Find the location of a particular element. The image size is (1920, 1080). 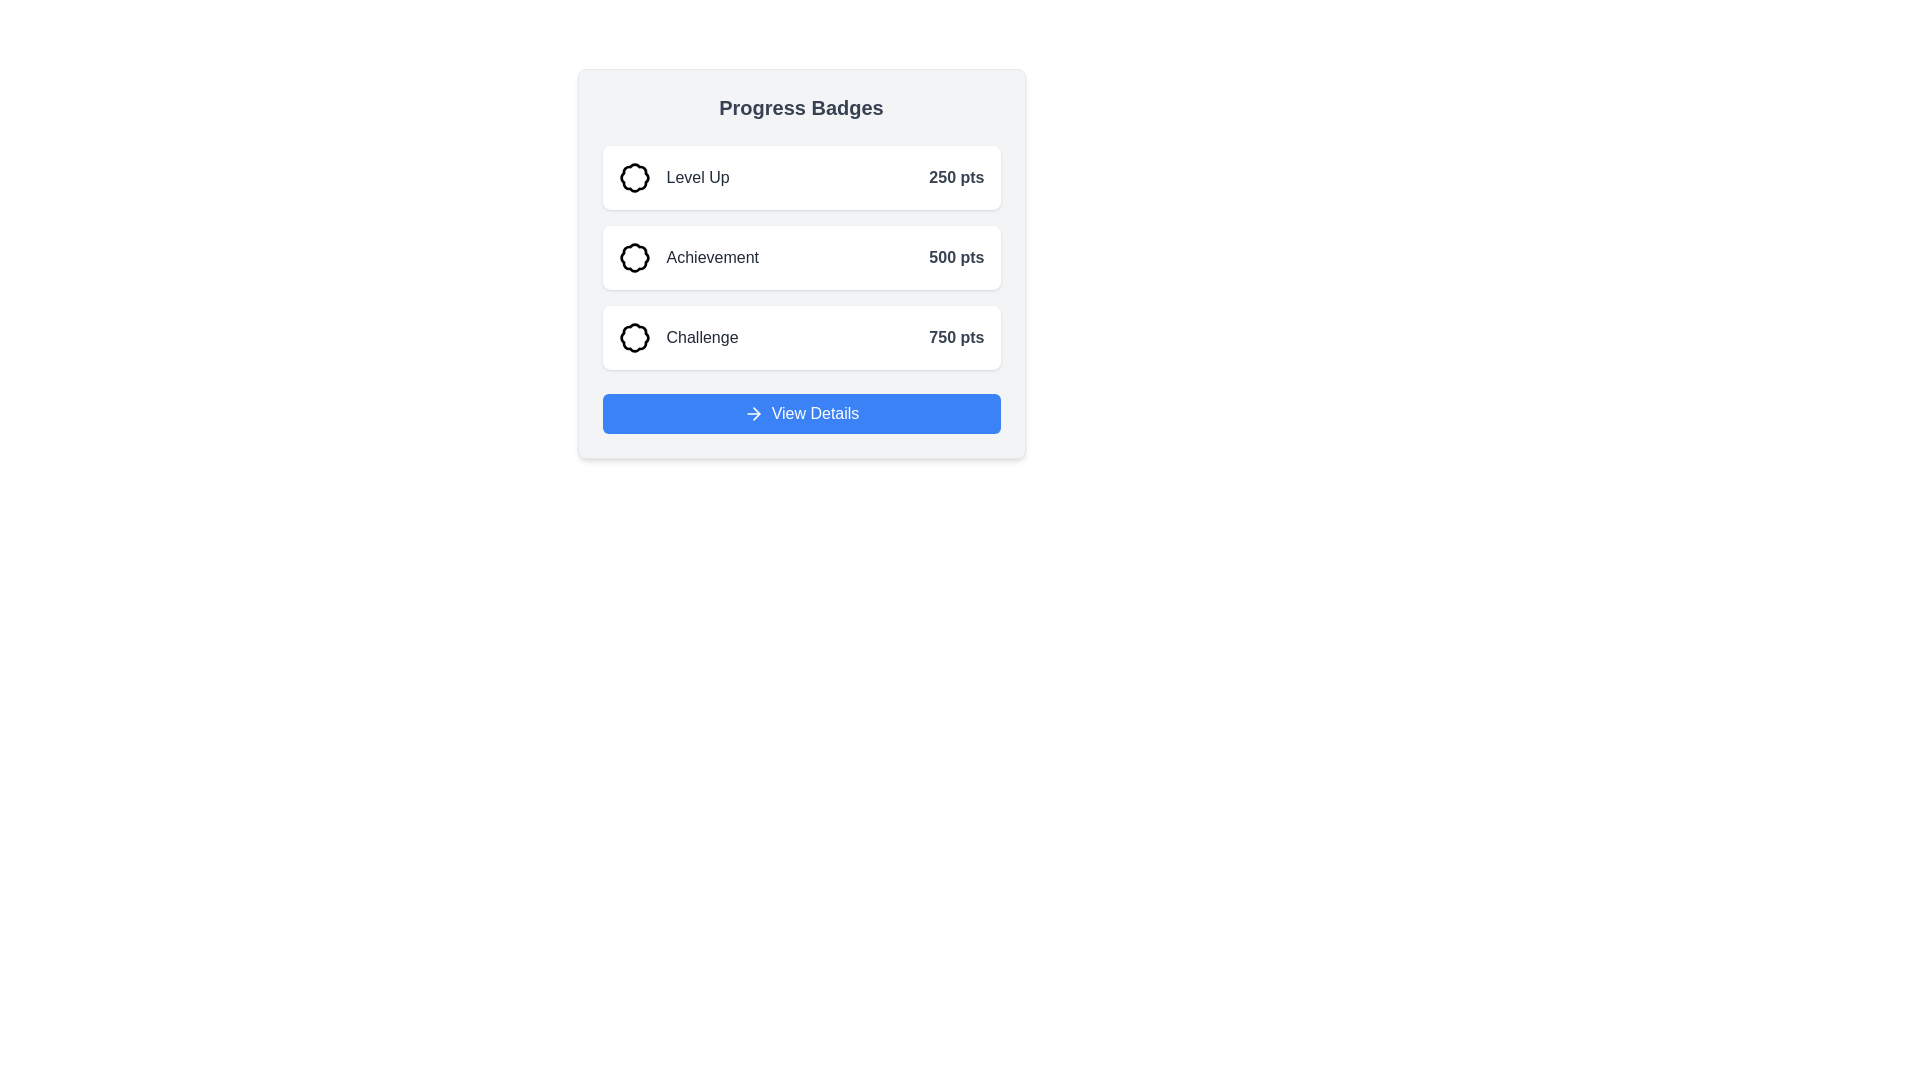

the blue outlined arrow icon located to the left of the 'View Details' text in the rounded-rectangular button to interpret its meaning is located at coordinates (752, 412).